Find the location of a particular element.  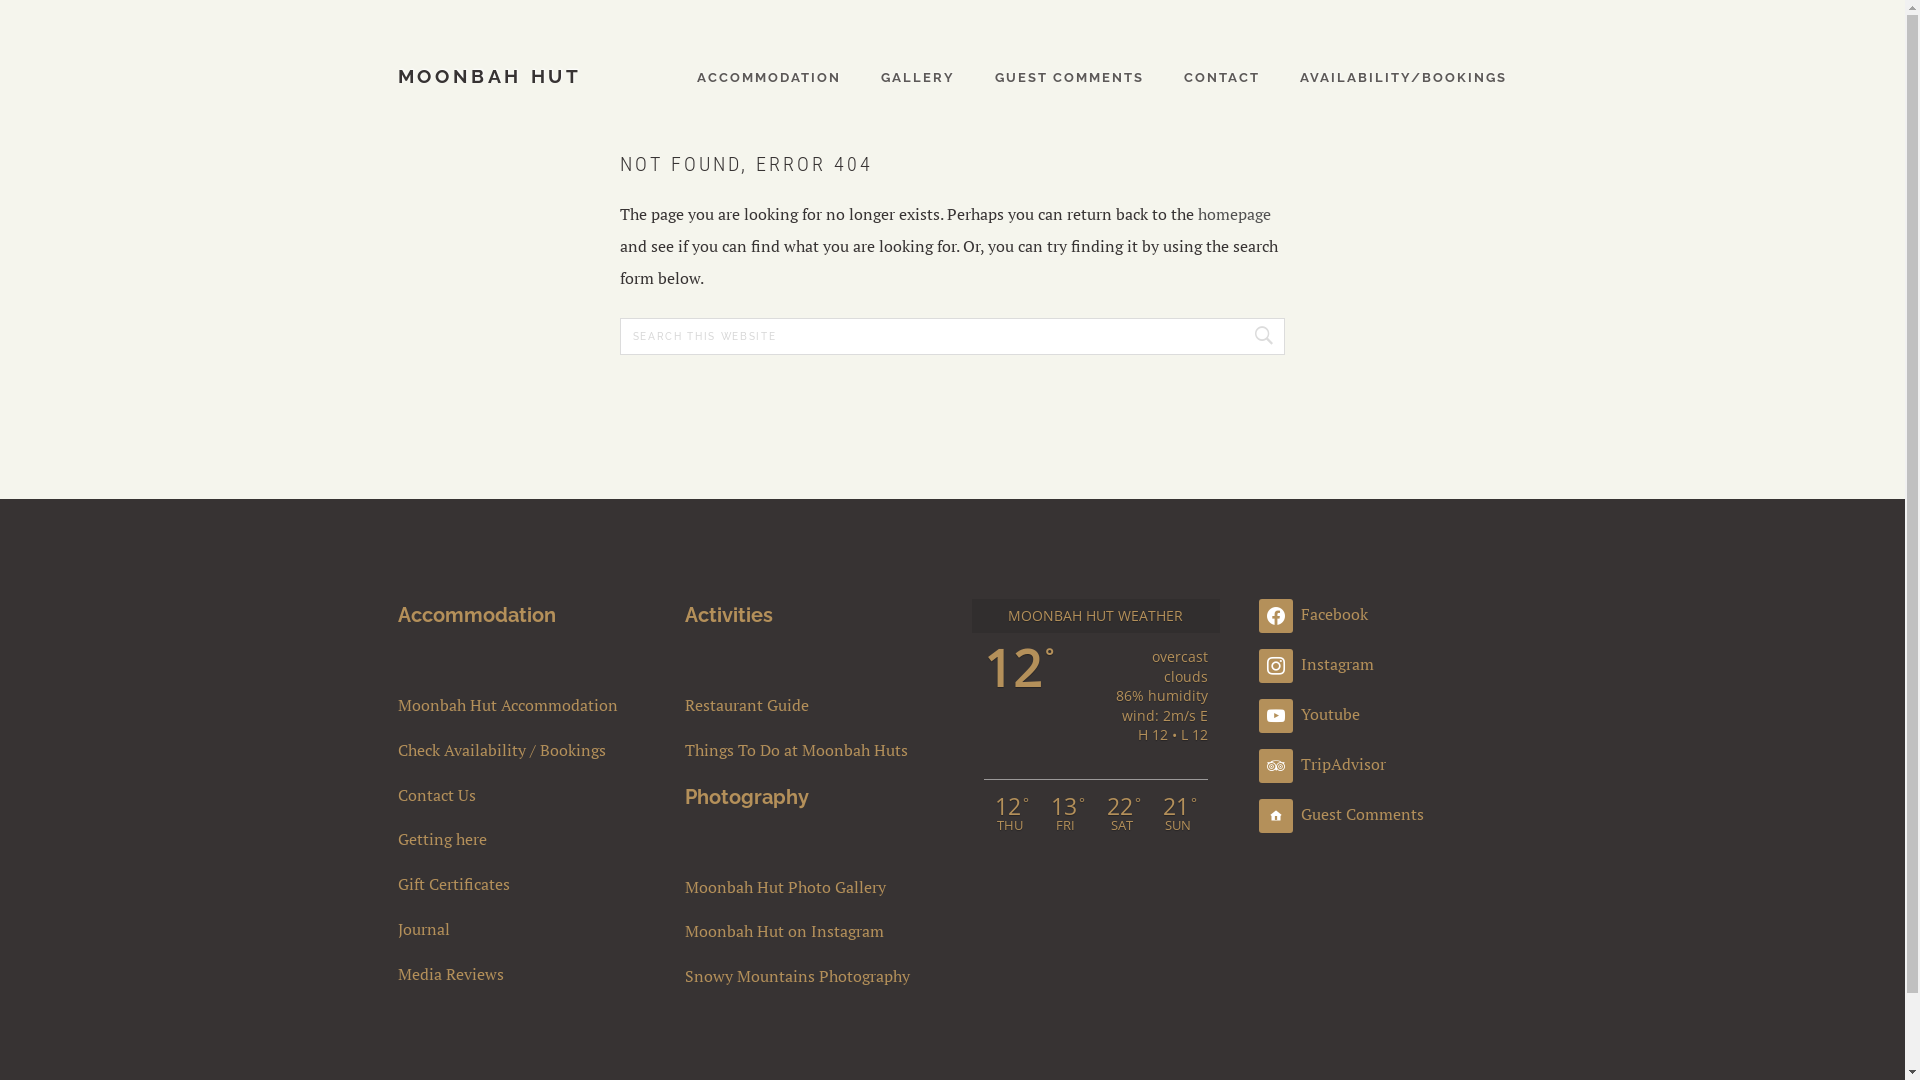

'TripAdvisor' is located at coordinates (1322, 763).